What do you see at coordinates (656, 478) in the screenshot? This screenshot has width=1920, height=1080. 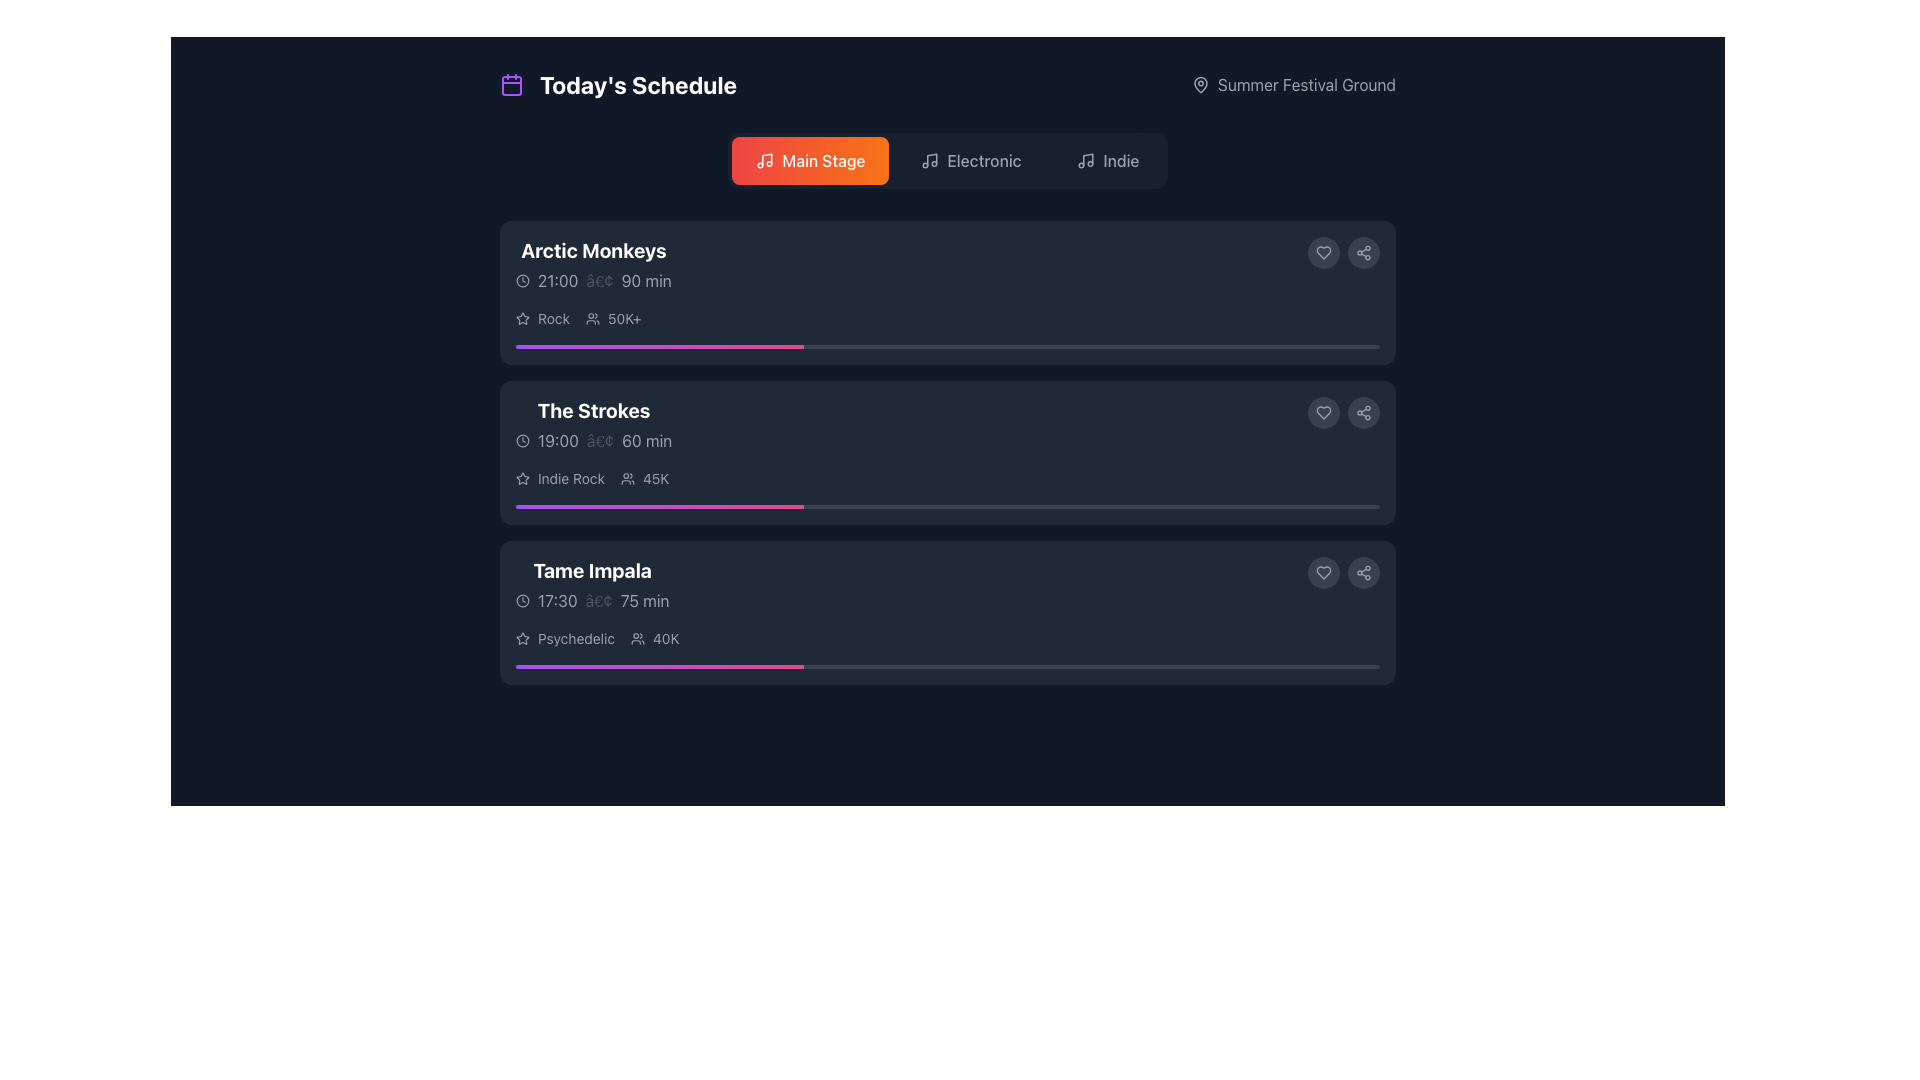 I see `the static text element displaying '45K', which is light gray and positioned next to a group of people icon in the second event card labeled 'The Strokes'` at bounding box center [656, 478].